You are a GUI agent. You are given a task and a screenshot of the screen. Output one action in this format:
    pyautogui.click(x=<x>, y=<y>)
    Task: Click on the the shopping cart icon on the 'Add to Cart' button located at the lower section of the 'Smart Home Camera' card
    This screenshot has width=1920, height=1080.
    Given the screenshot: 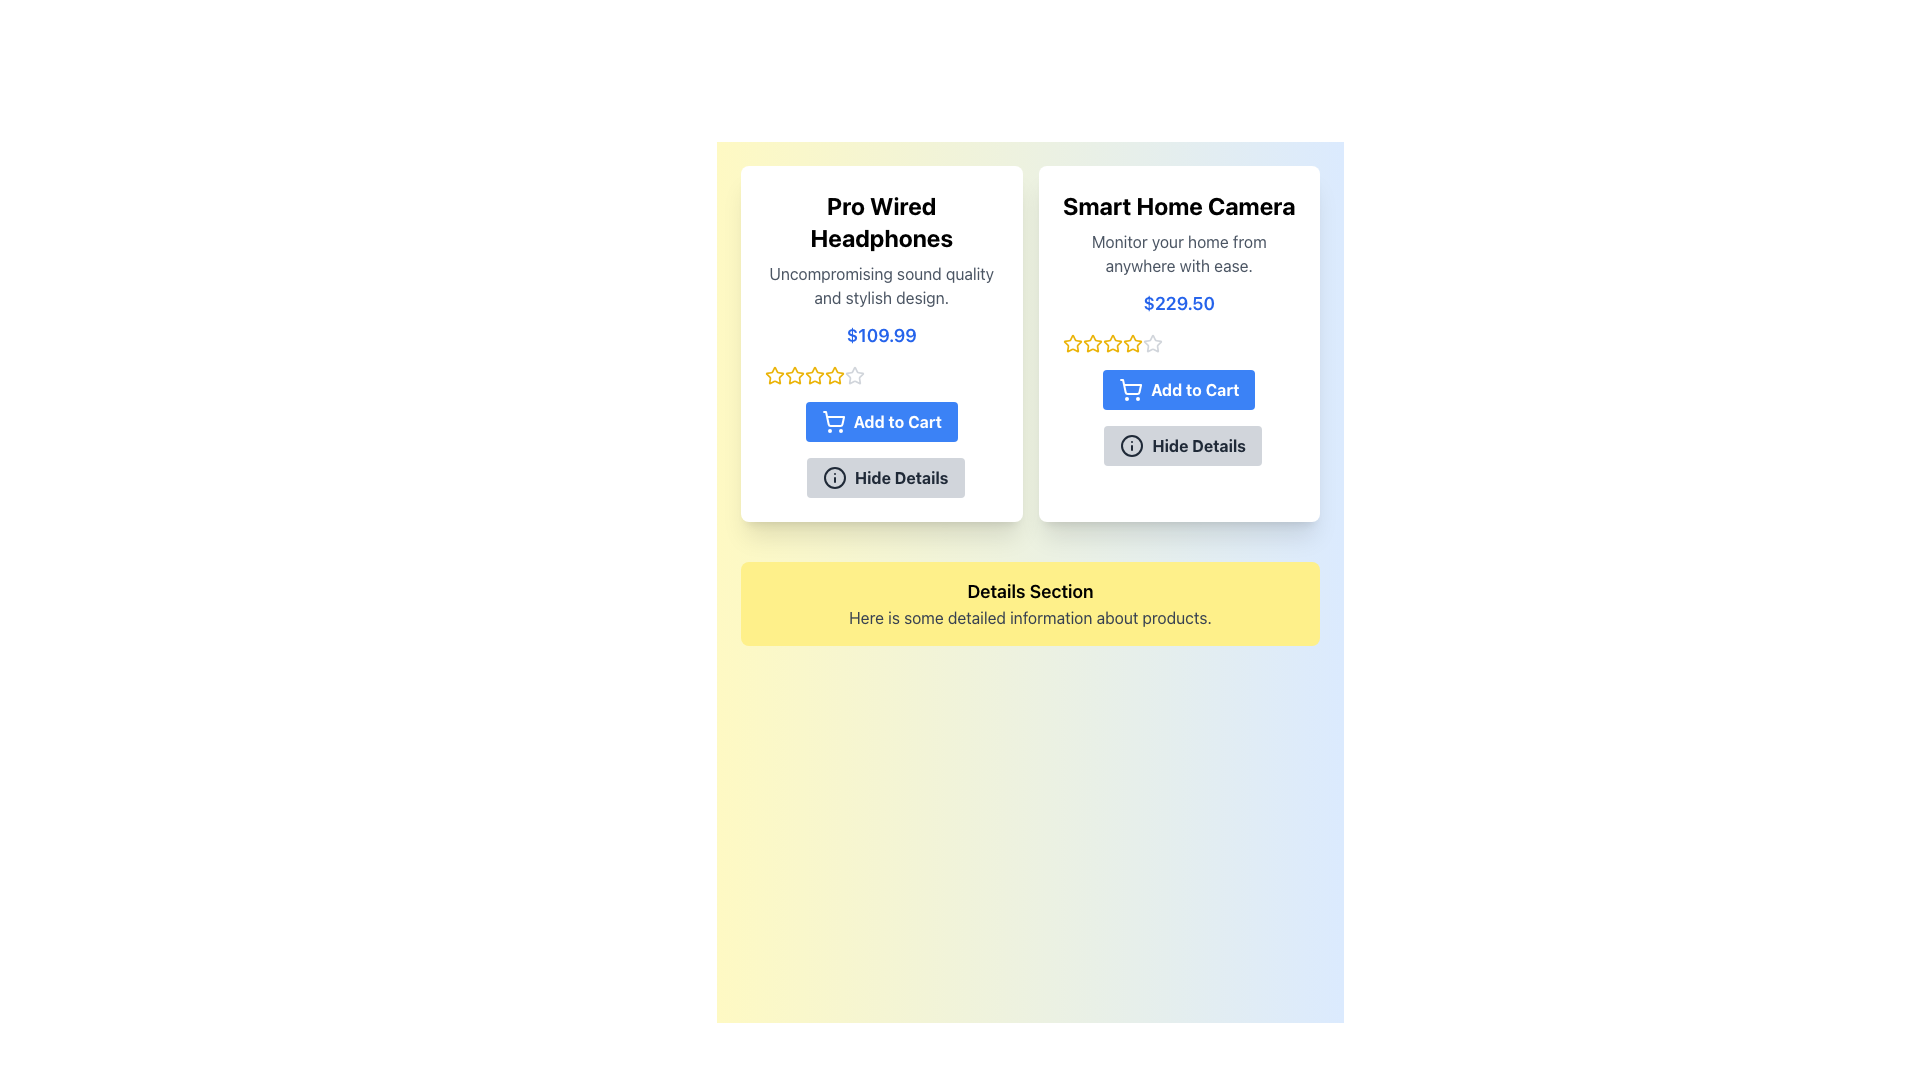 What is the action you would take?
    pyautogui.click(x=1131, y=389)
    